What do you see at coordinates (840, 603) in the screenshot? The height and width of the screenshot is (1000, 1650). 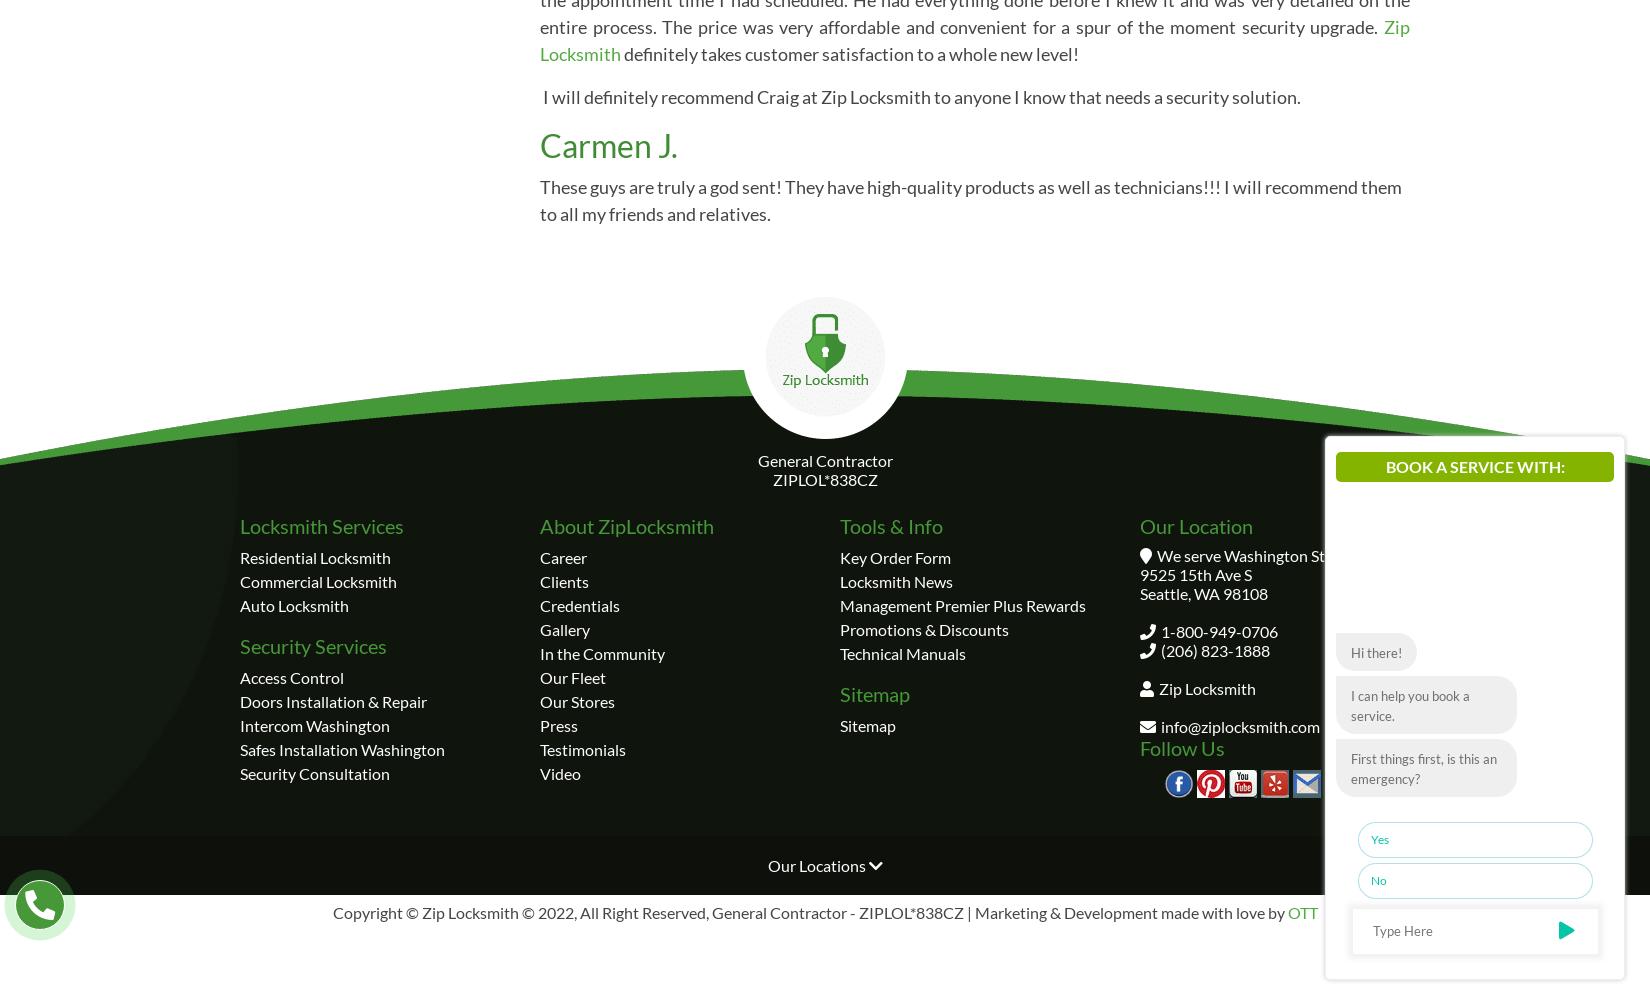 I see `'Management Premier Plus Rewards'` at bounding box center [840, 603].